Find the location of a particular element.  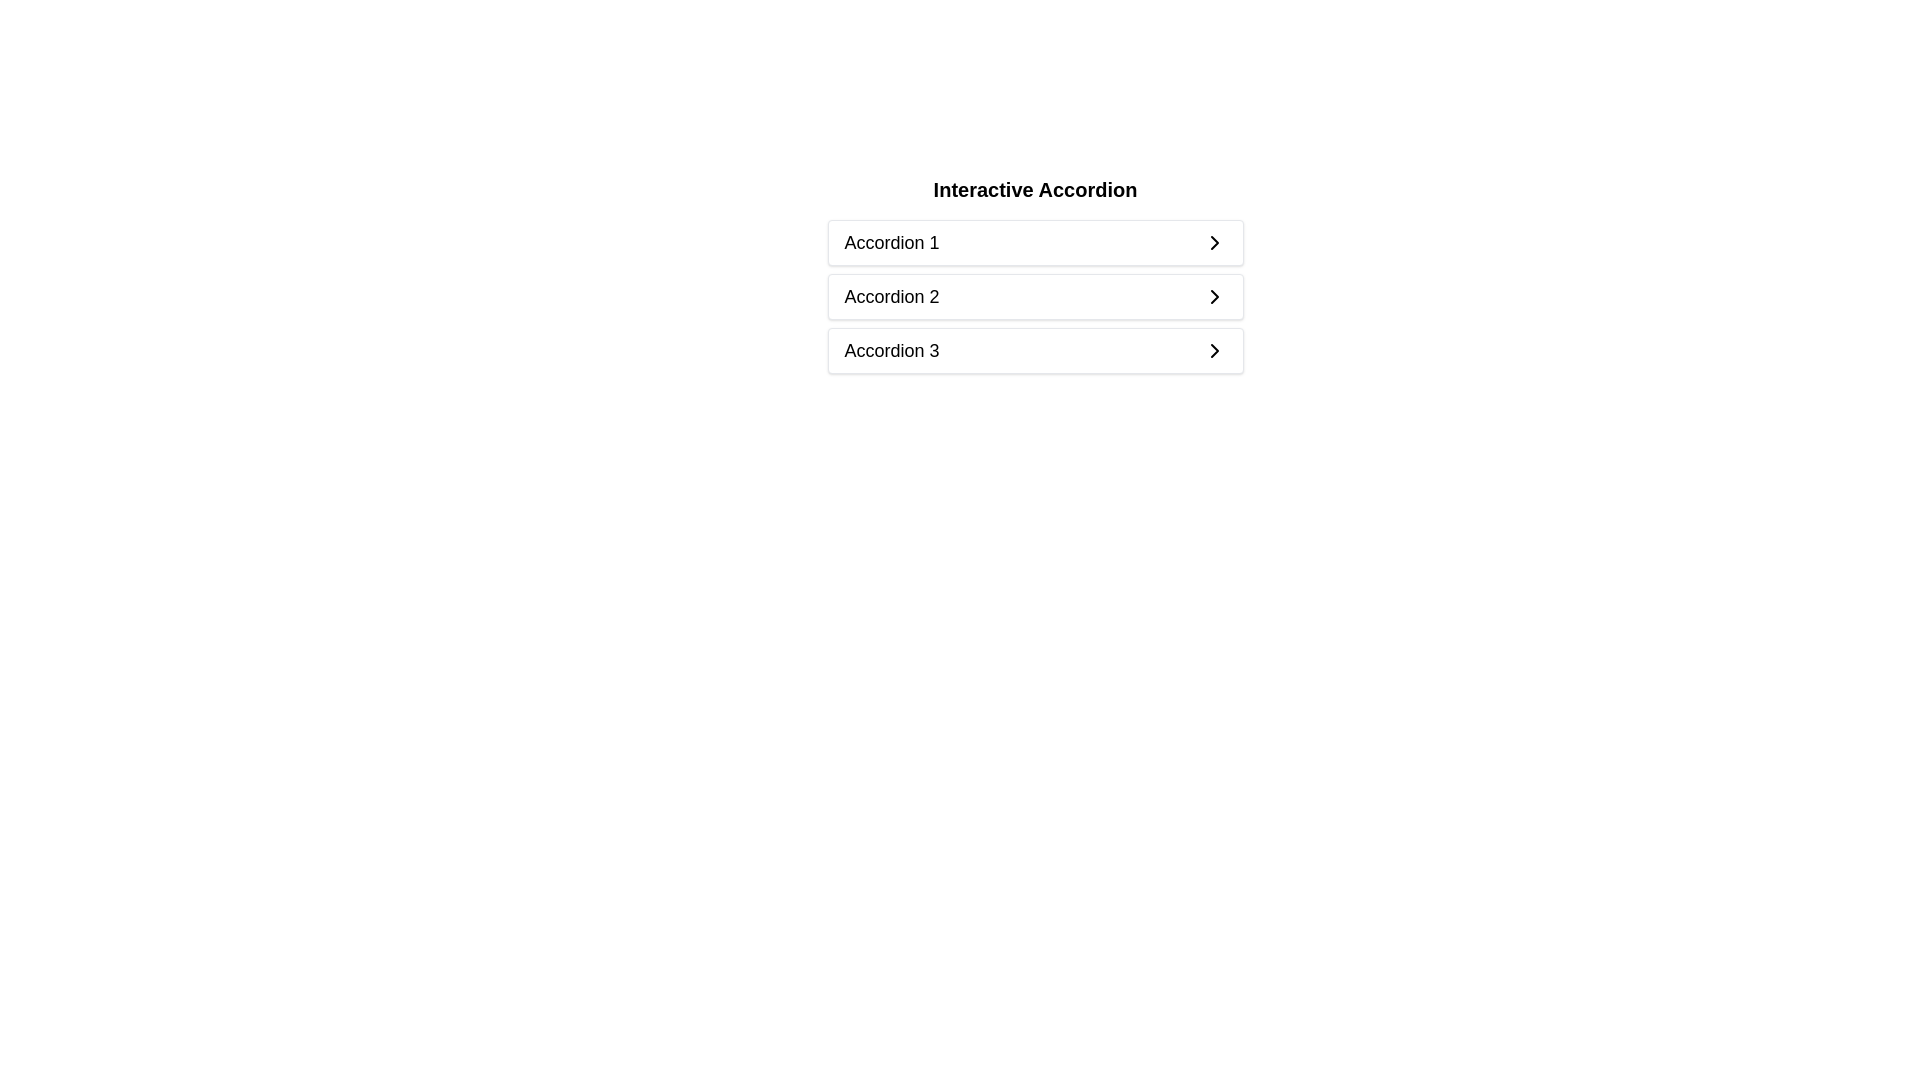

the 'Accordion 2' tab is located at coordinates (1035, 278).